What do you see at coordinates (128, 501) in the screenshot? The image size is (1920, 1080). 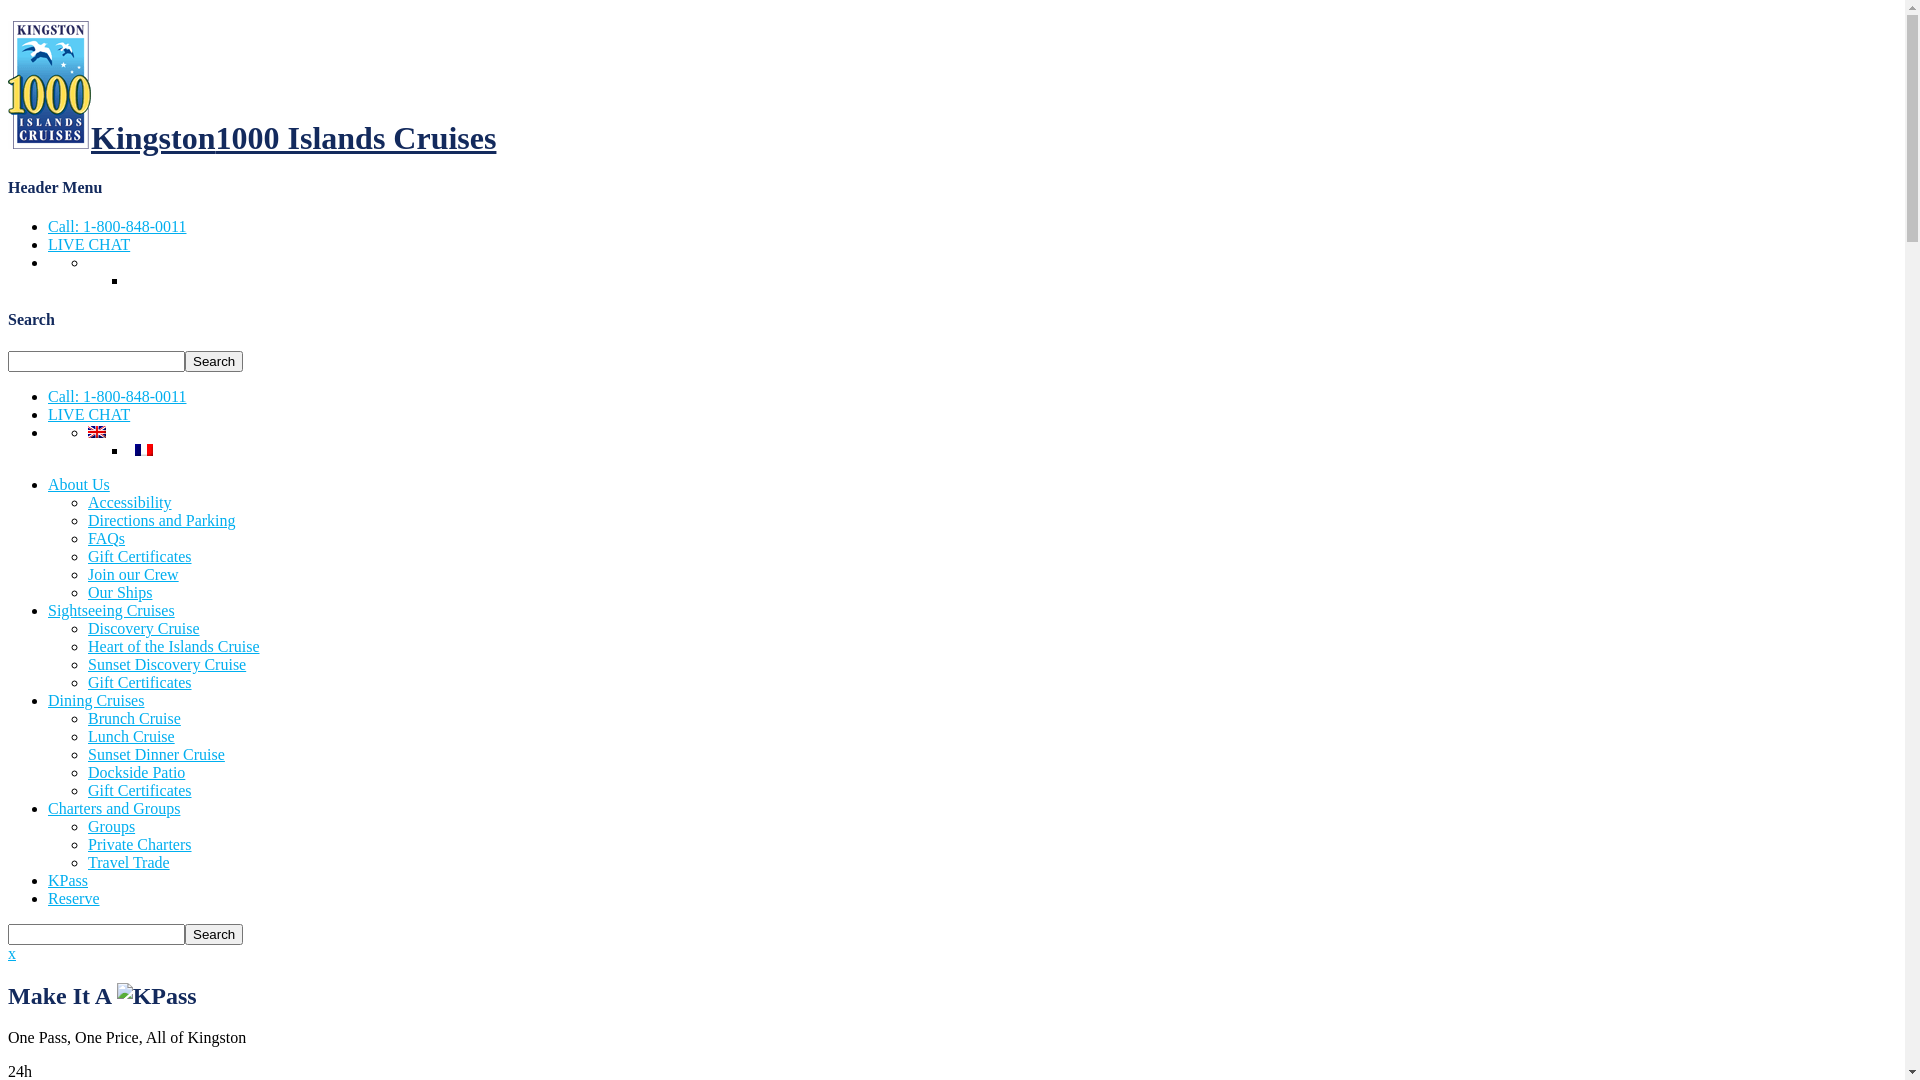 I see `'Accessibility'` at bounding box center [128, 501].